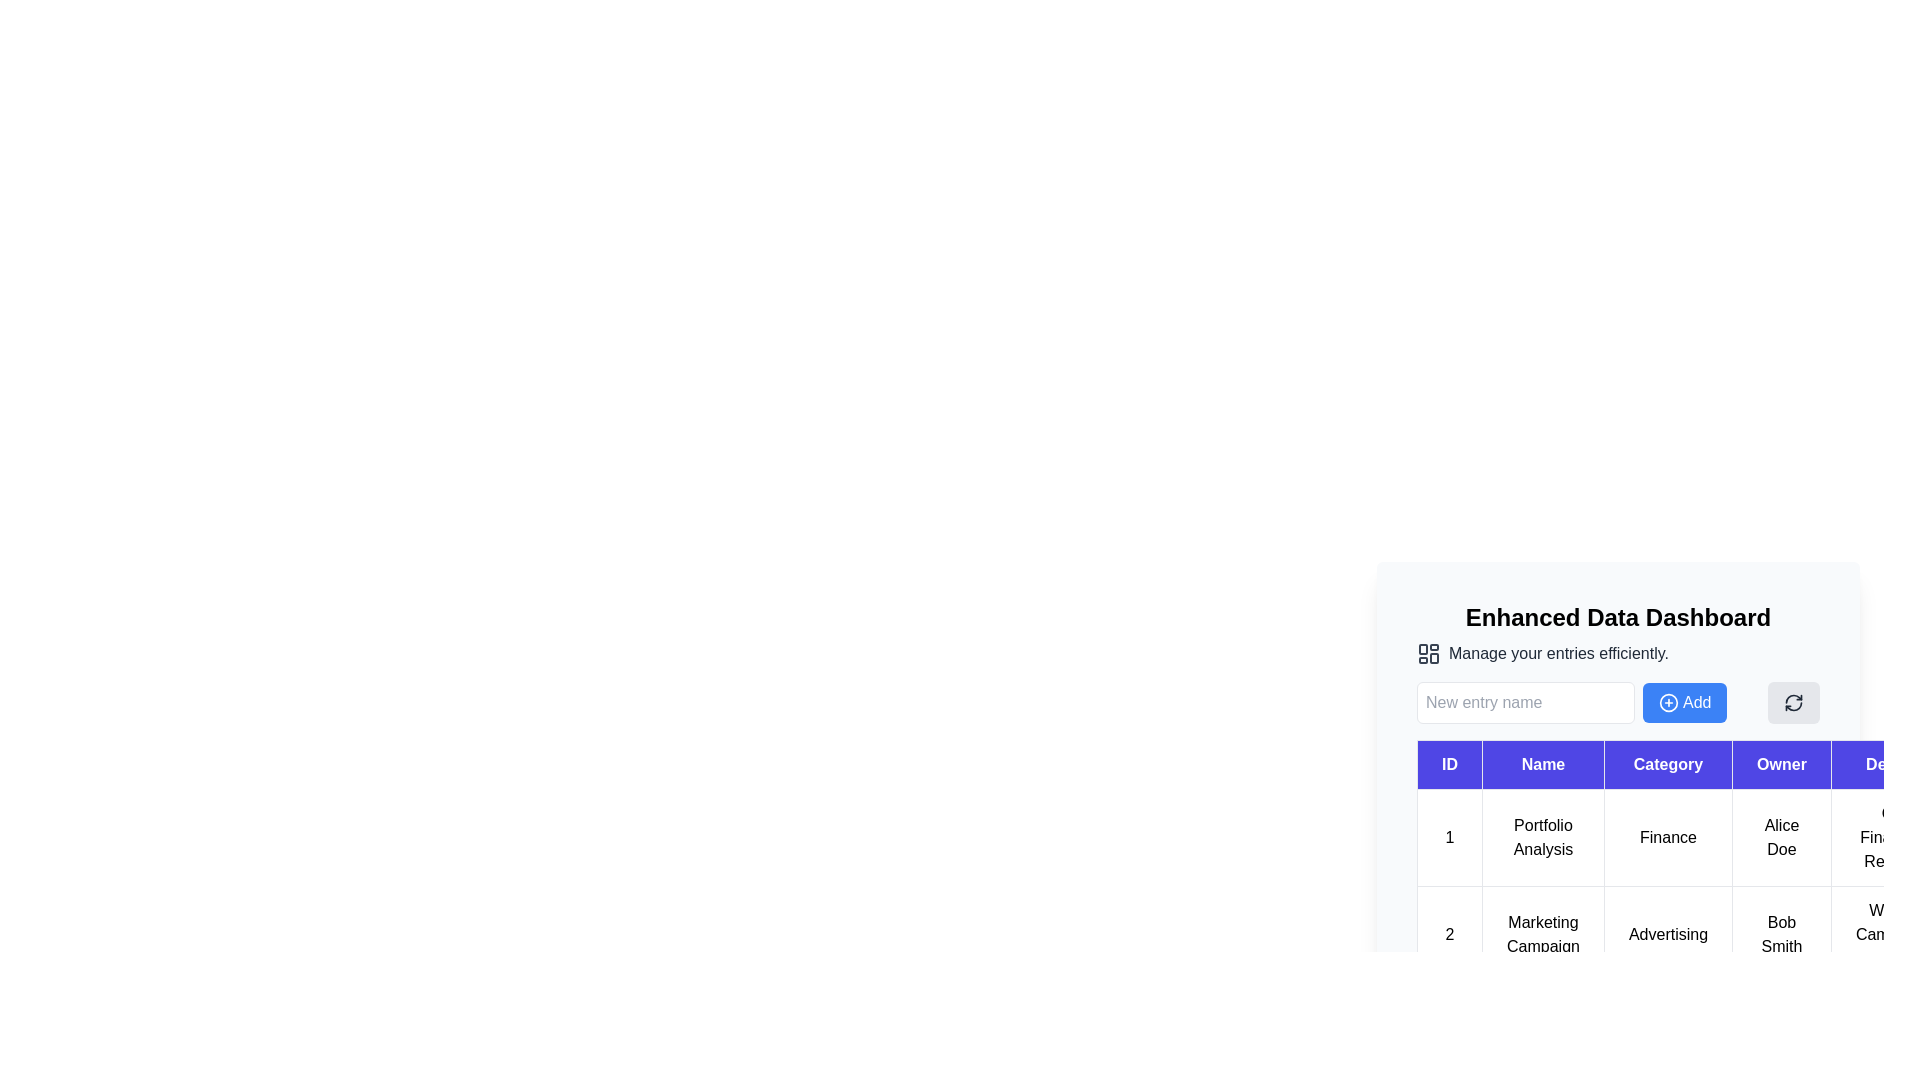 Image resolution: width=1920 pixels, height=1080 pixels. I want to click on the Table Cell containing the number '2' in the first column of the second row to associate the ID with the row content, so click(1449, 934).